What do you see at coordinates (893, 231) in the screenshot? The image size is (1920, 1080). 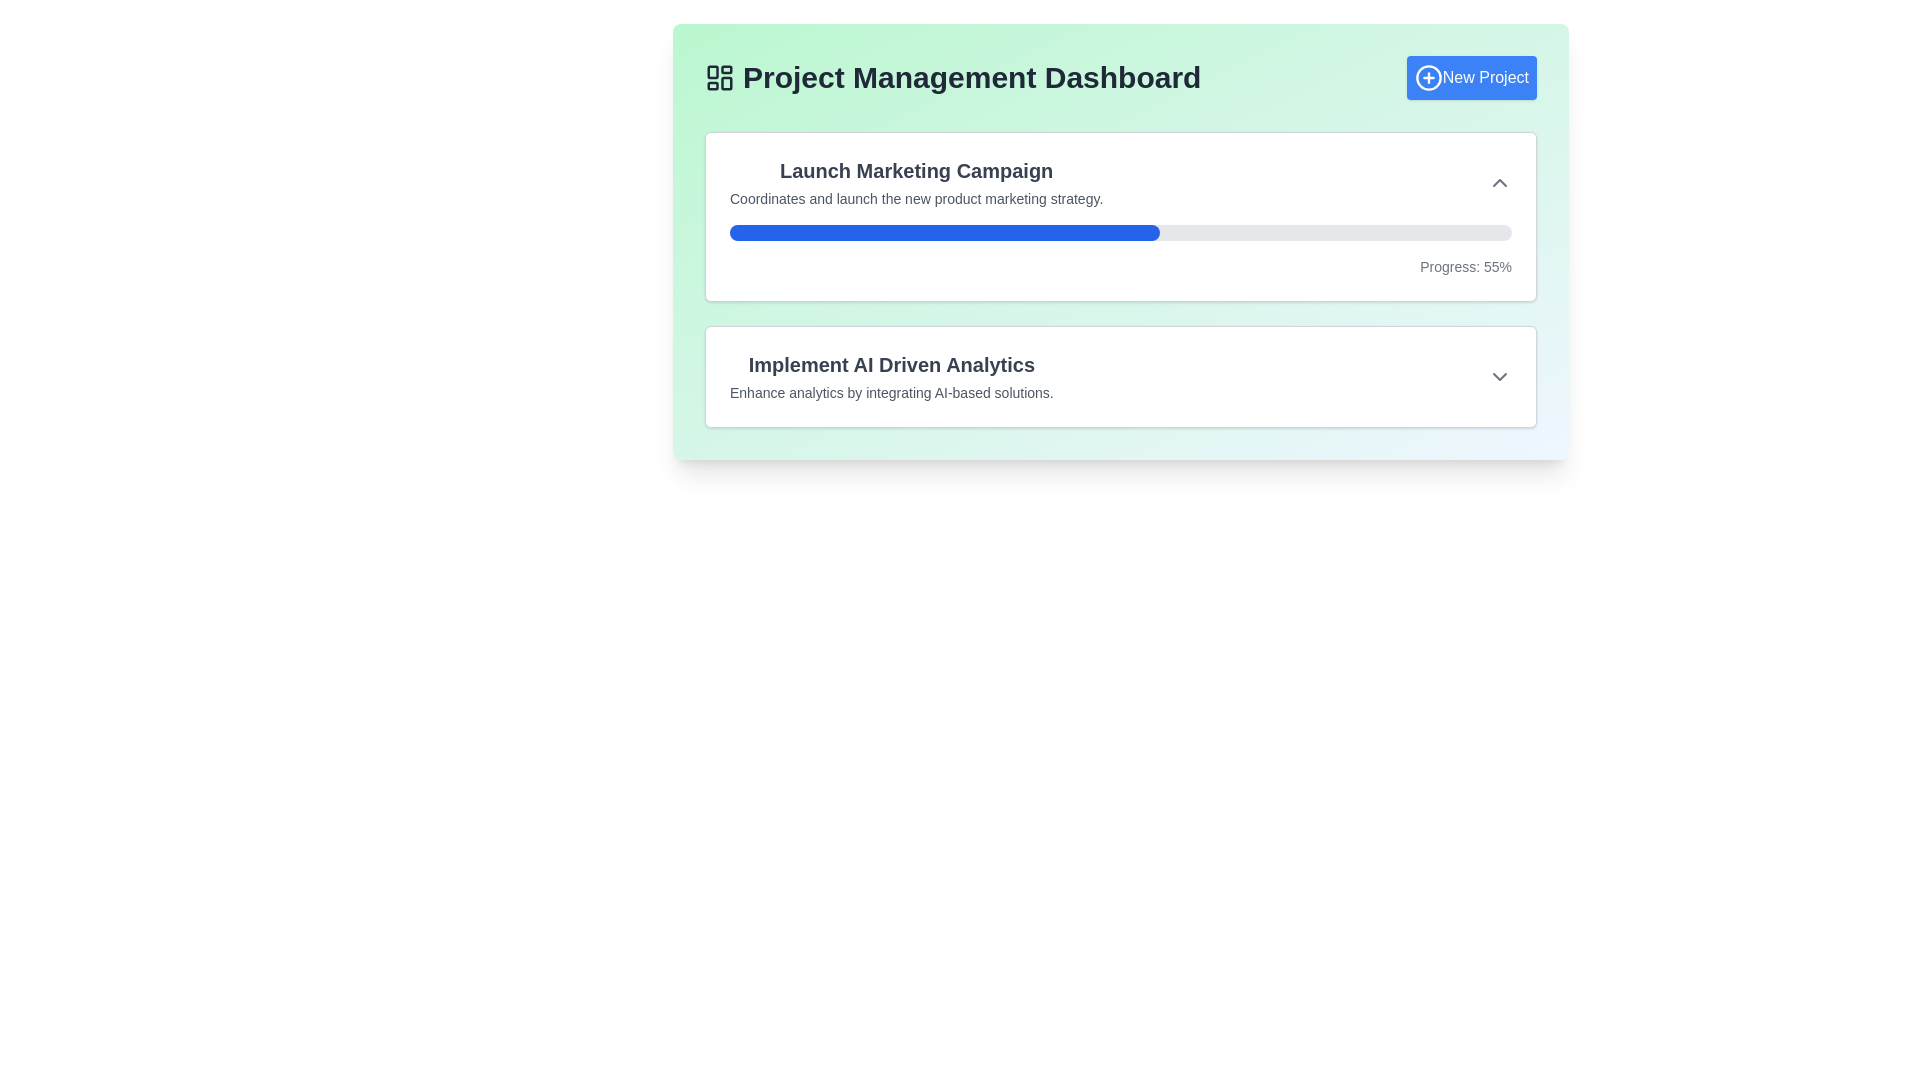 I see `progress` at bounding box center [893, 231].